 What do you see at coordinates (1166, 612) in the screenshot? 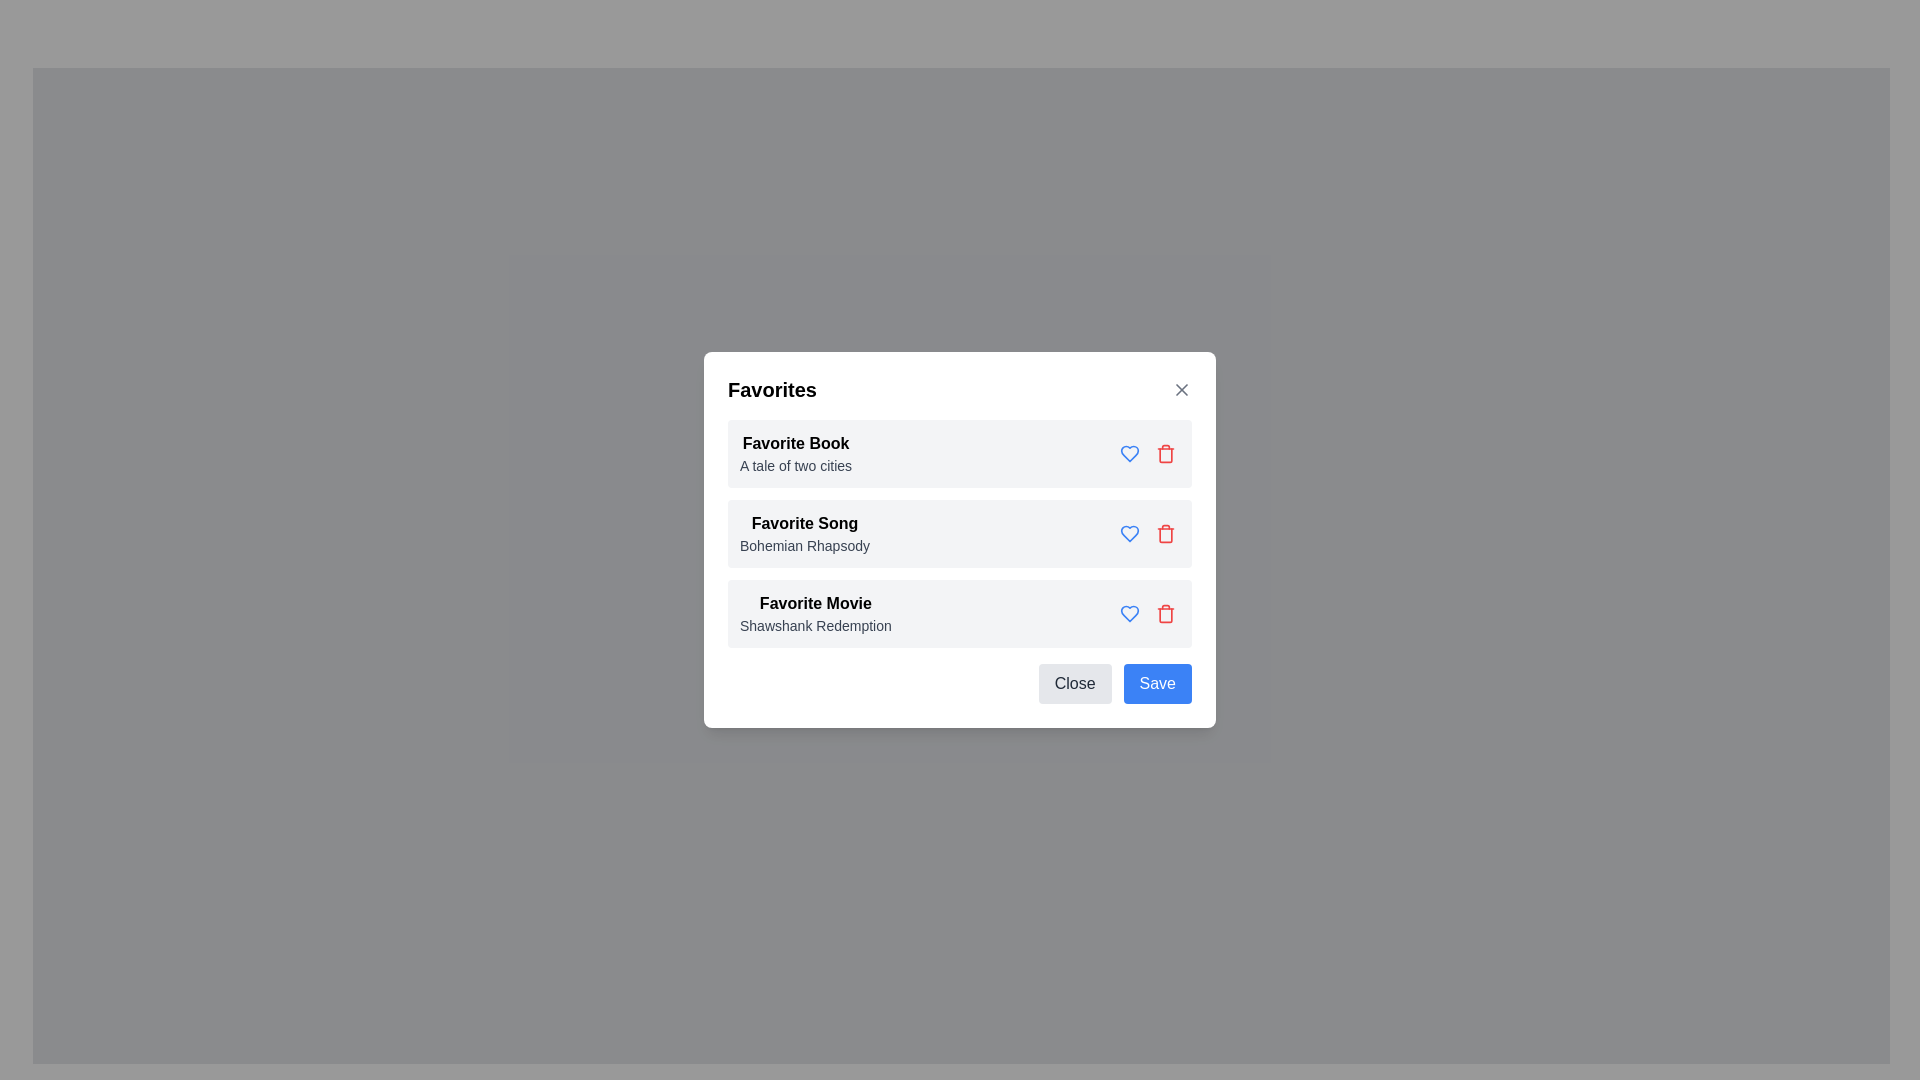
I see `the delete icon button located in the third row of the 'Favorites' dialog box, adjacent to 'Favorite Movie: Shawshank Redemption'` at bounding box center [1166, 612].